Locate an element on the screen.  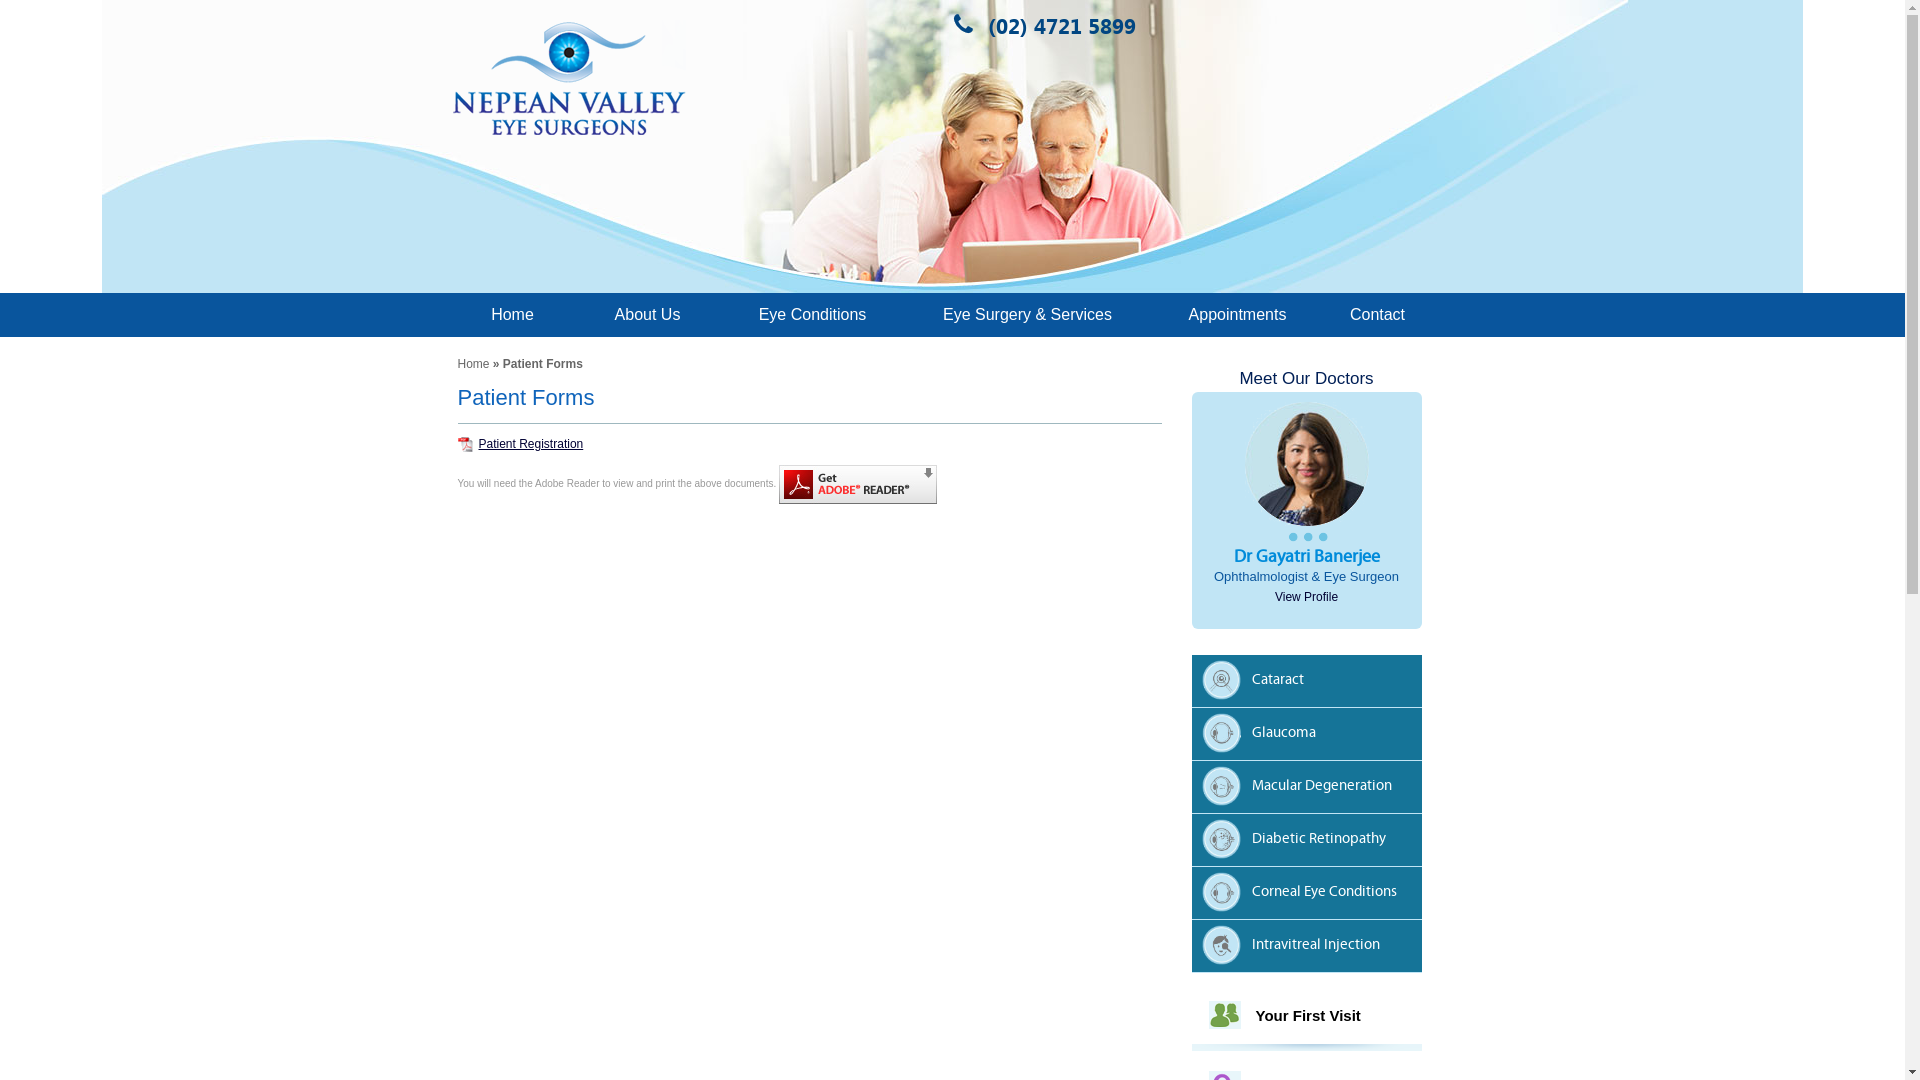
'Glaucoma' is located at coordinates (1200, 736).